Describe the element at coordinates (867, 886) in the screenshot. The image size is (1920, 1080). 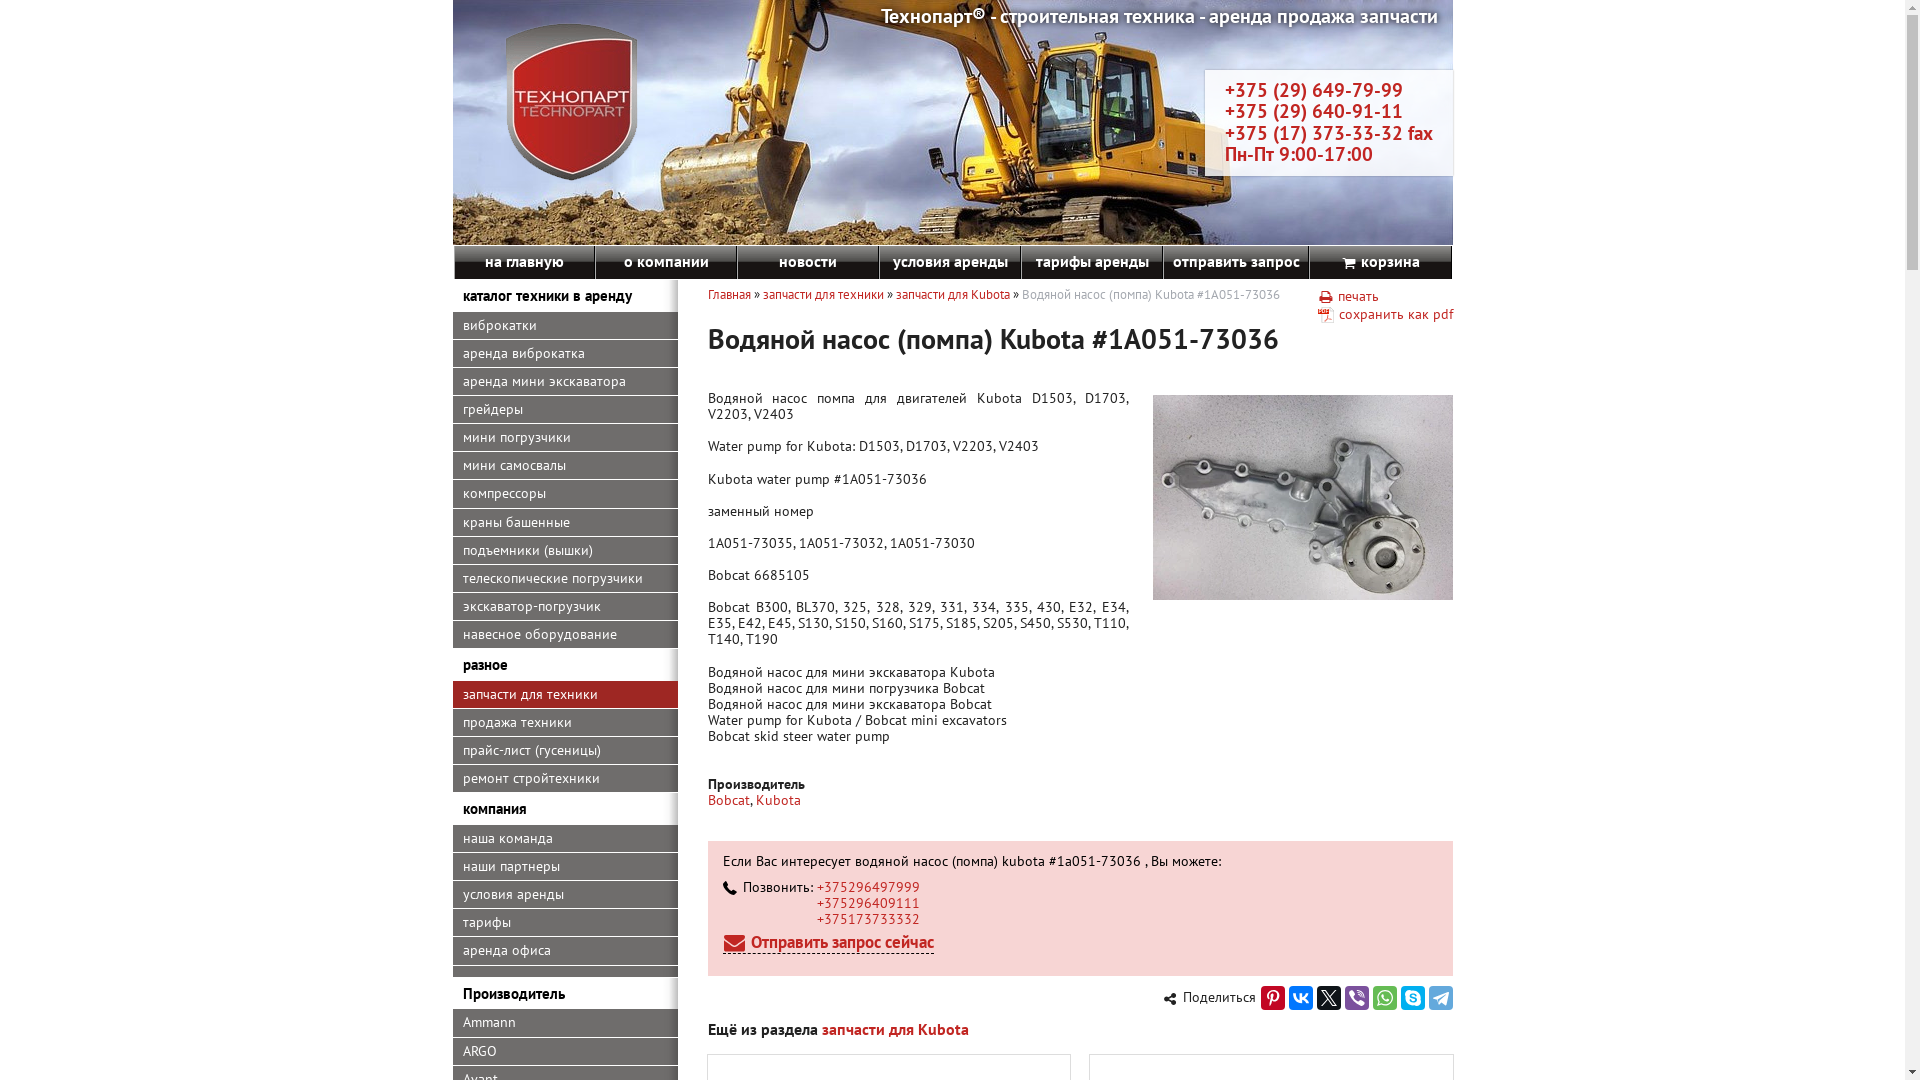
I see `'+375296497999'` at that location.